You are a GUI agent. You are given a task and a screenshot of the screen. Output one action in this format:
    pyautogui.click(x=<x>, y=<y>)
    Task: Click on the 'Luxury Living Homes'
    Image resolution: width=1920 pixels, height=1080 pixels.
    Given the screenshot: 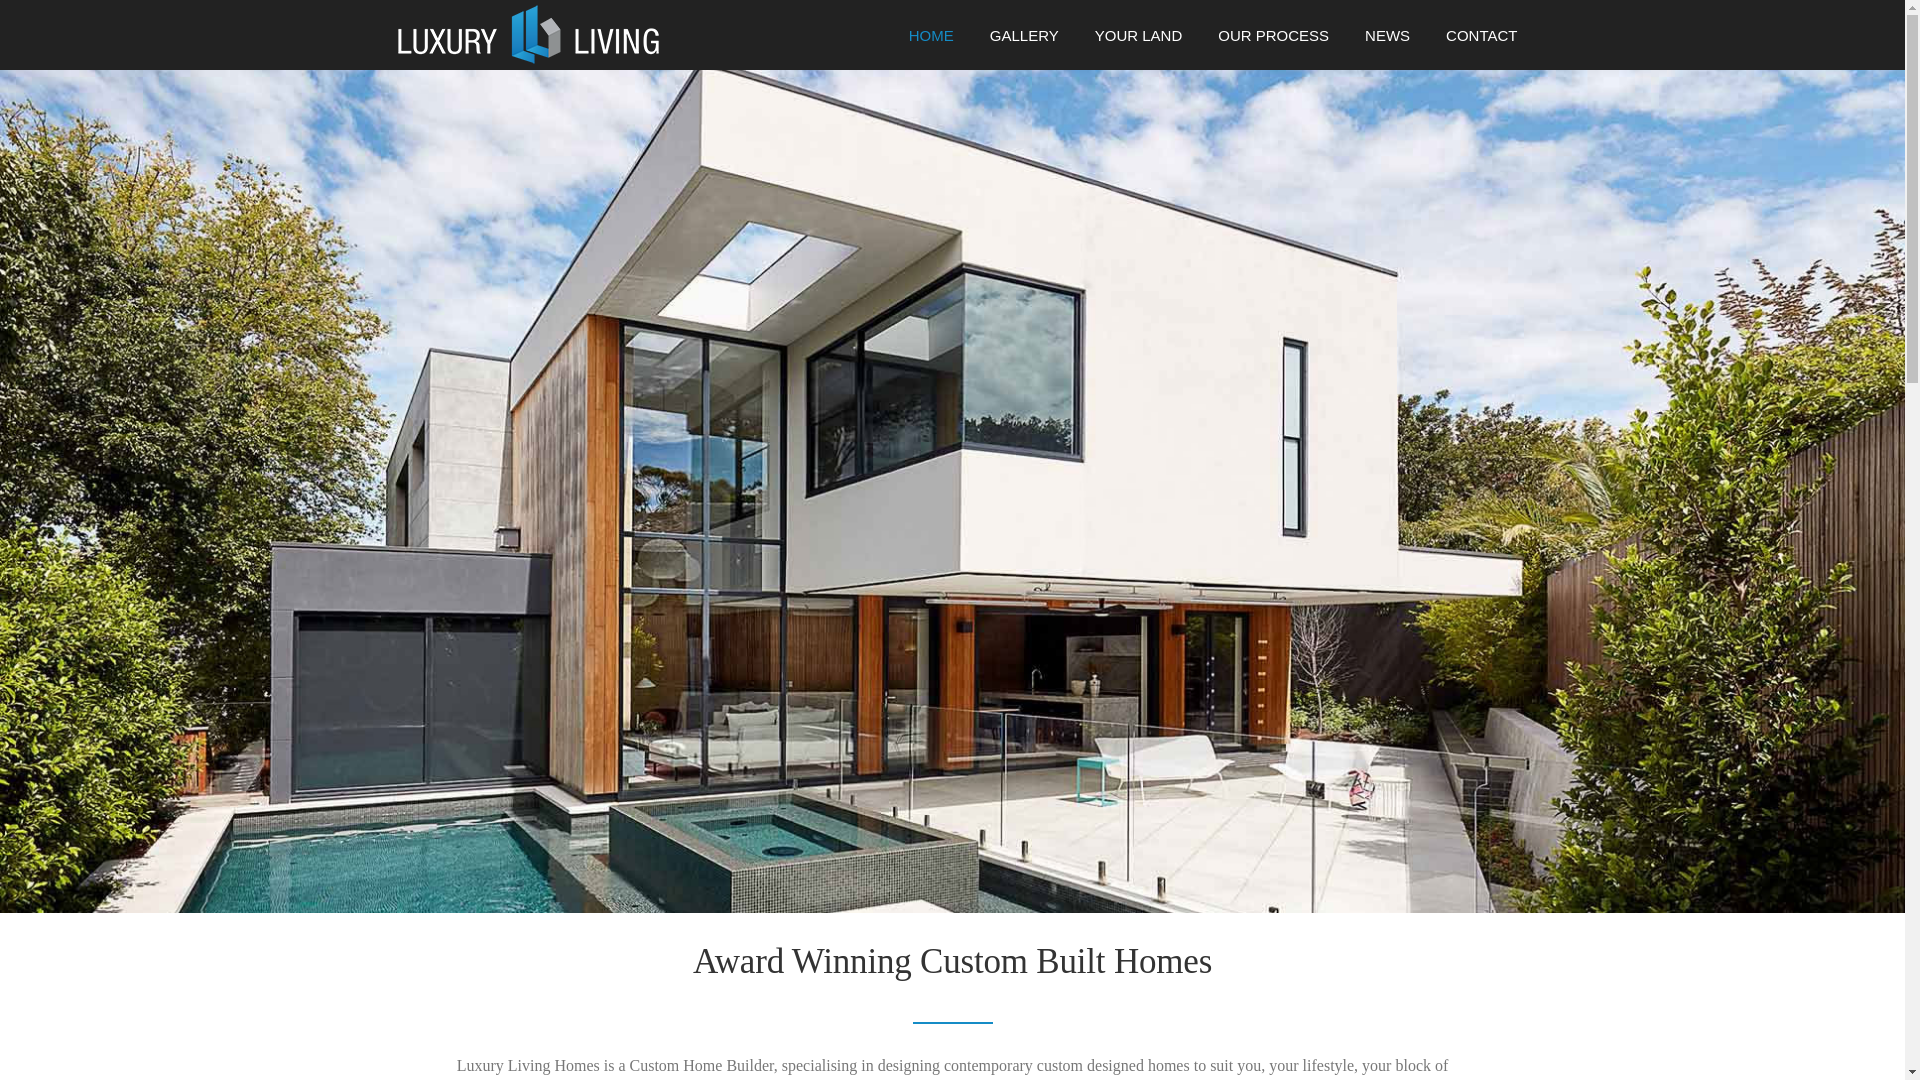 What is the action you would take?
    pyautogui.click(x=527, y=33)
    